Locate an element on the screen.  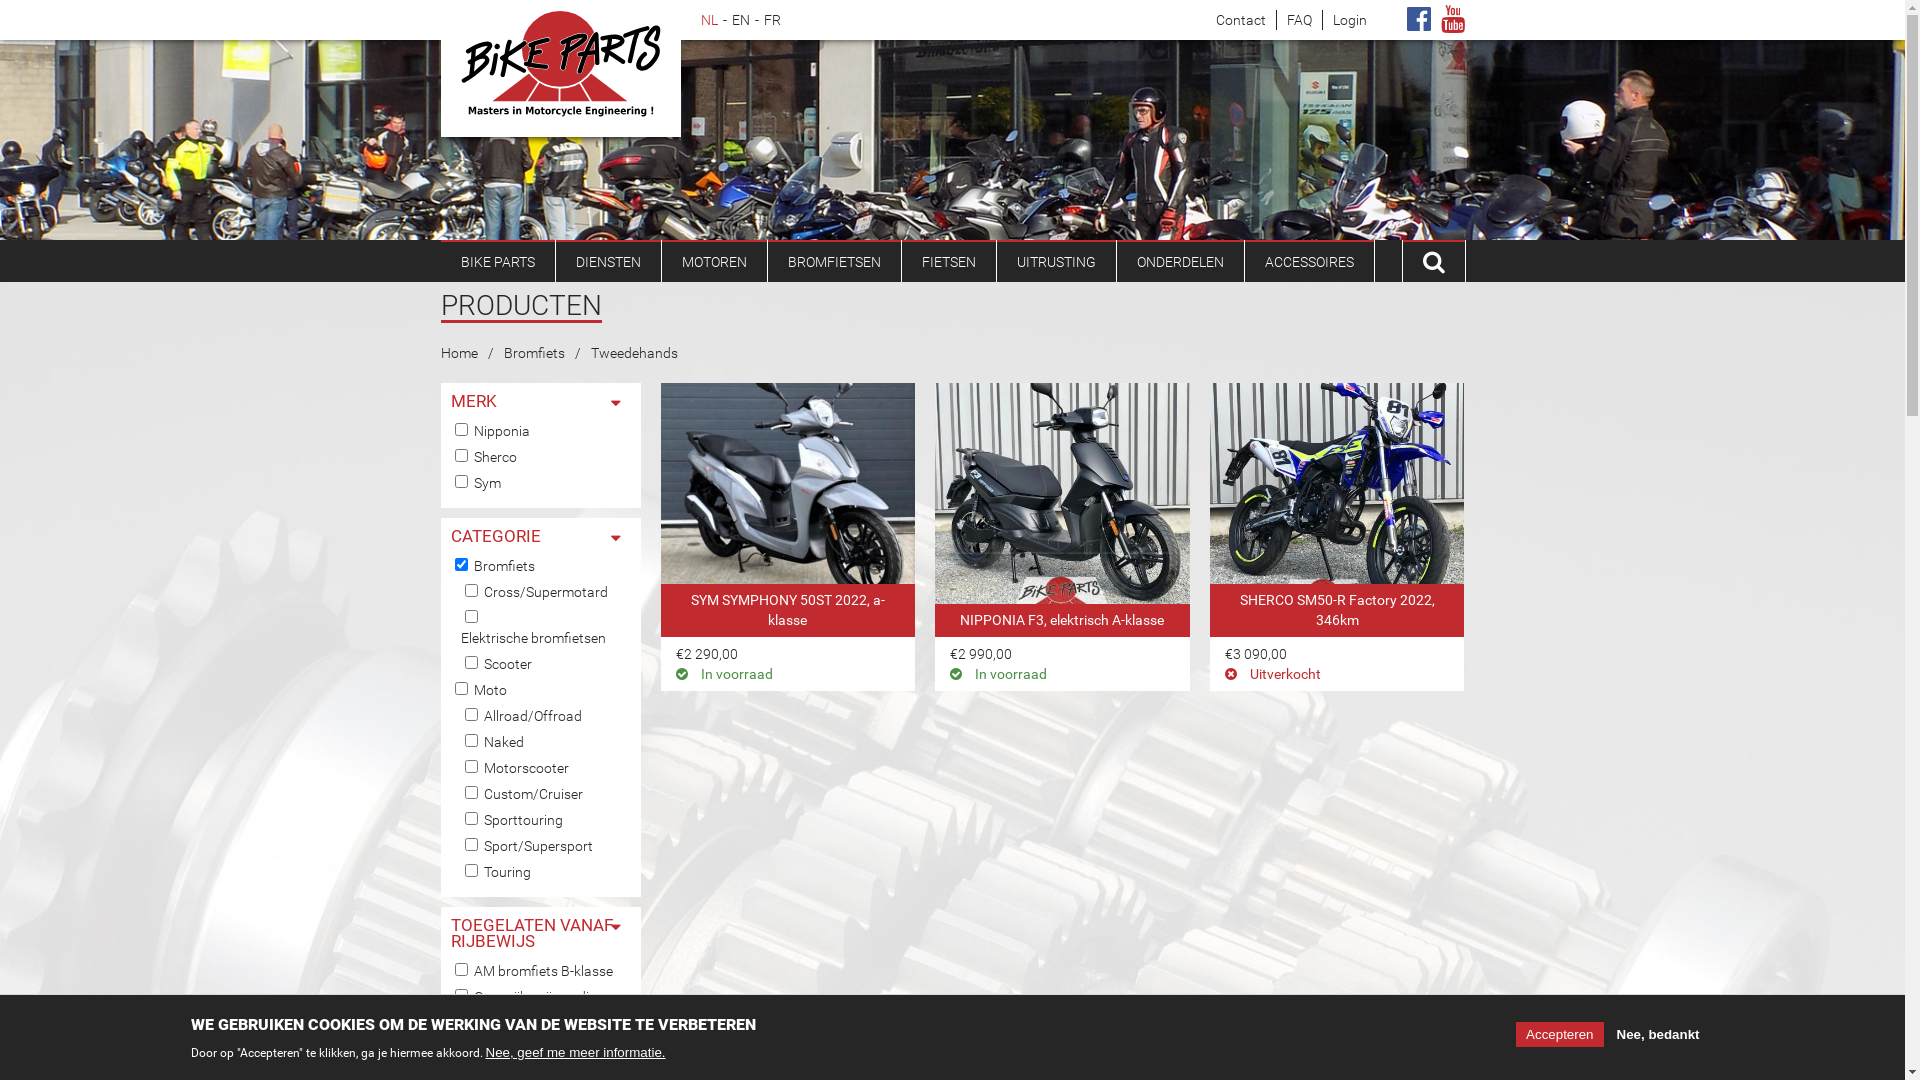
'Geen rijbewijs nodig is located at coordinates (535, 996).